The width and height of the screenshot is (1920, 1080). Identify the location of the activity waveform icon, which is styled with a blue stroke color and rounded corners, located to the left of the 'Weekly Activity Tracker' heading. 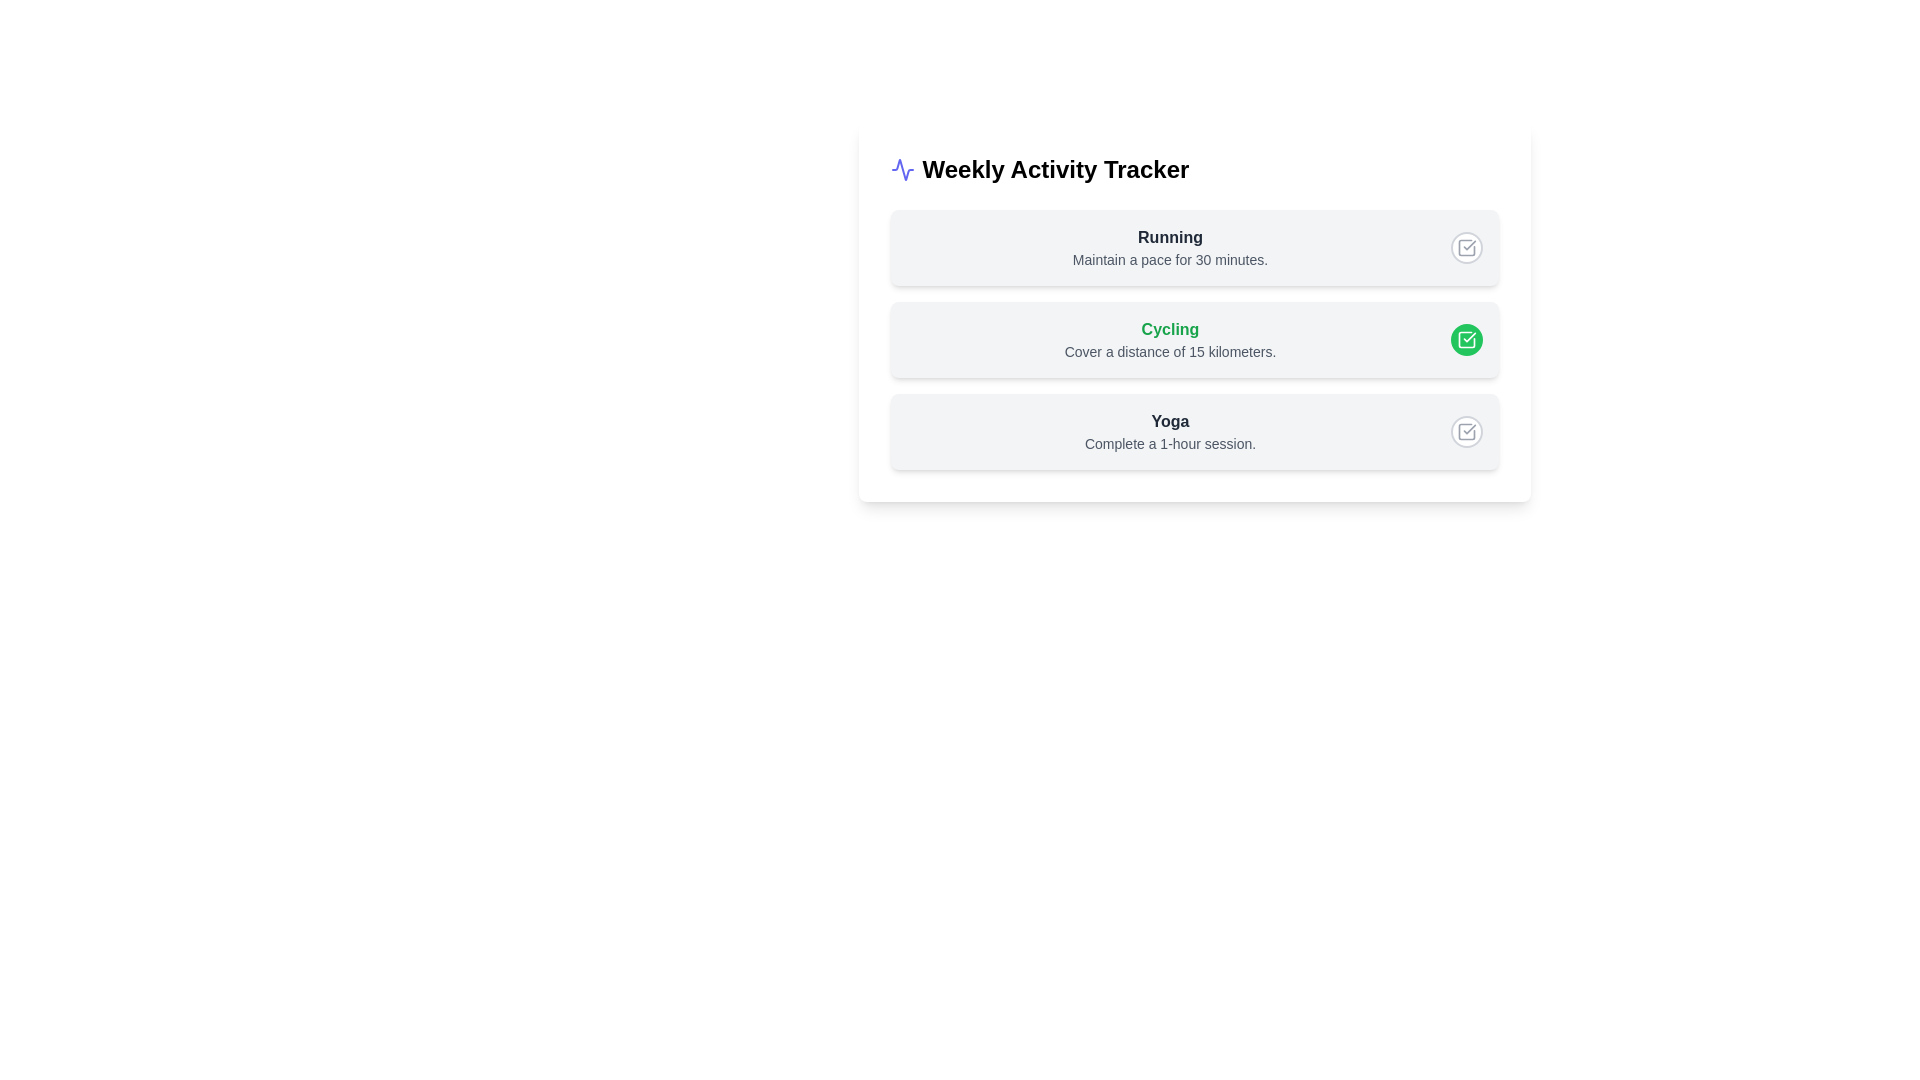
(901, 168).